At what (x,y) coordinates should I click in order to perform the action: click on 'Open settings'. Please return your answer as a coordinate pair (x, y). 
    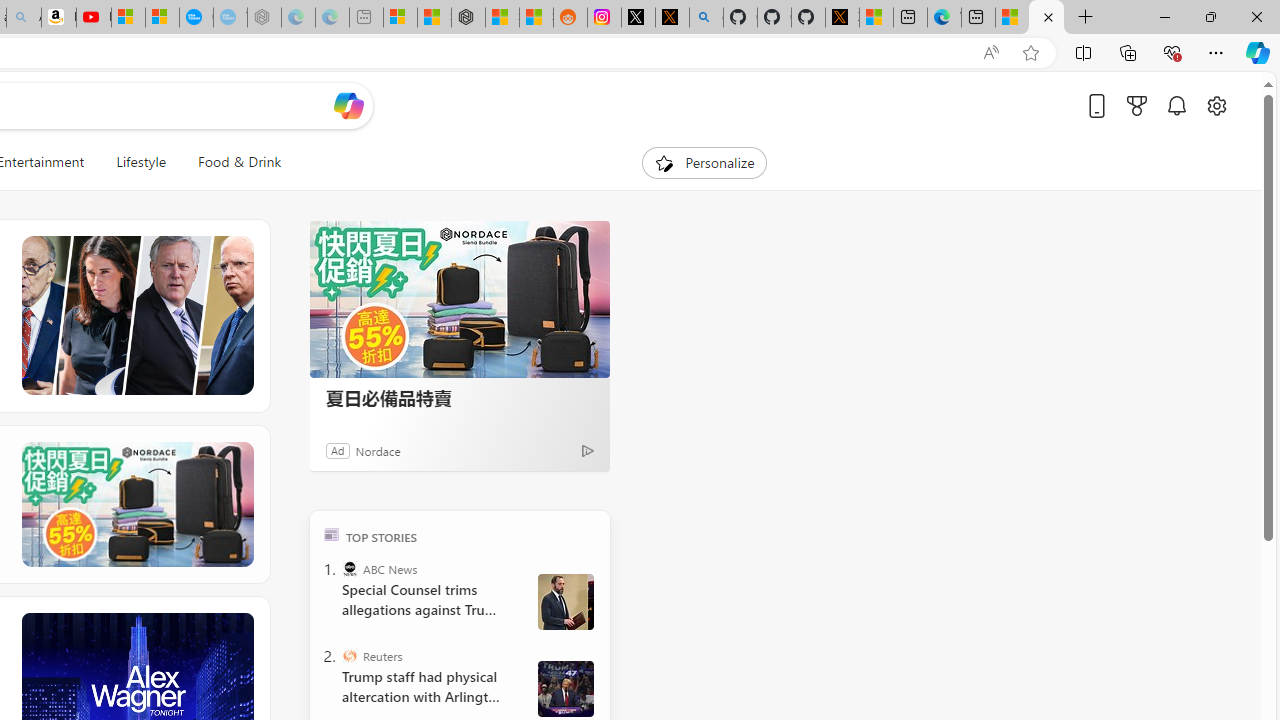
    Looking at the image, I should click on (1215, 105).